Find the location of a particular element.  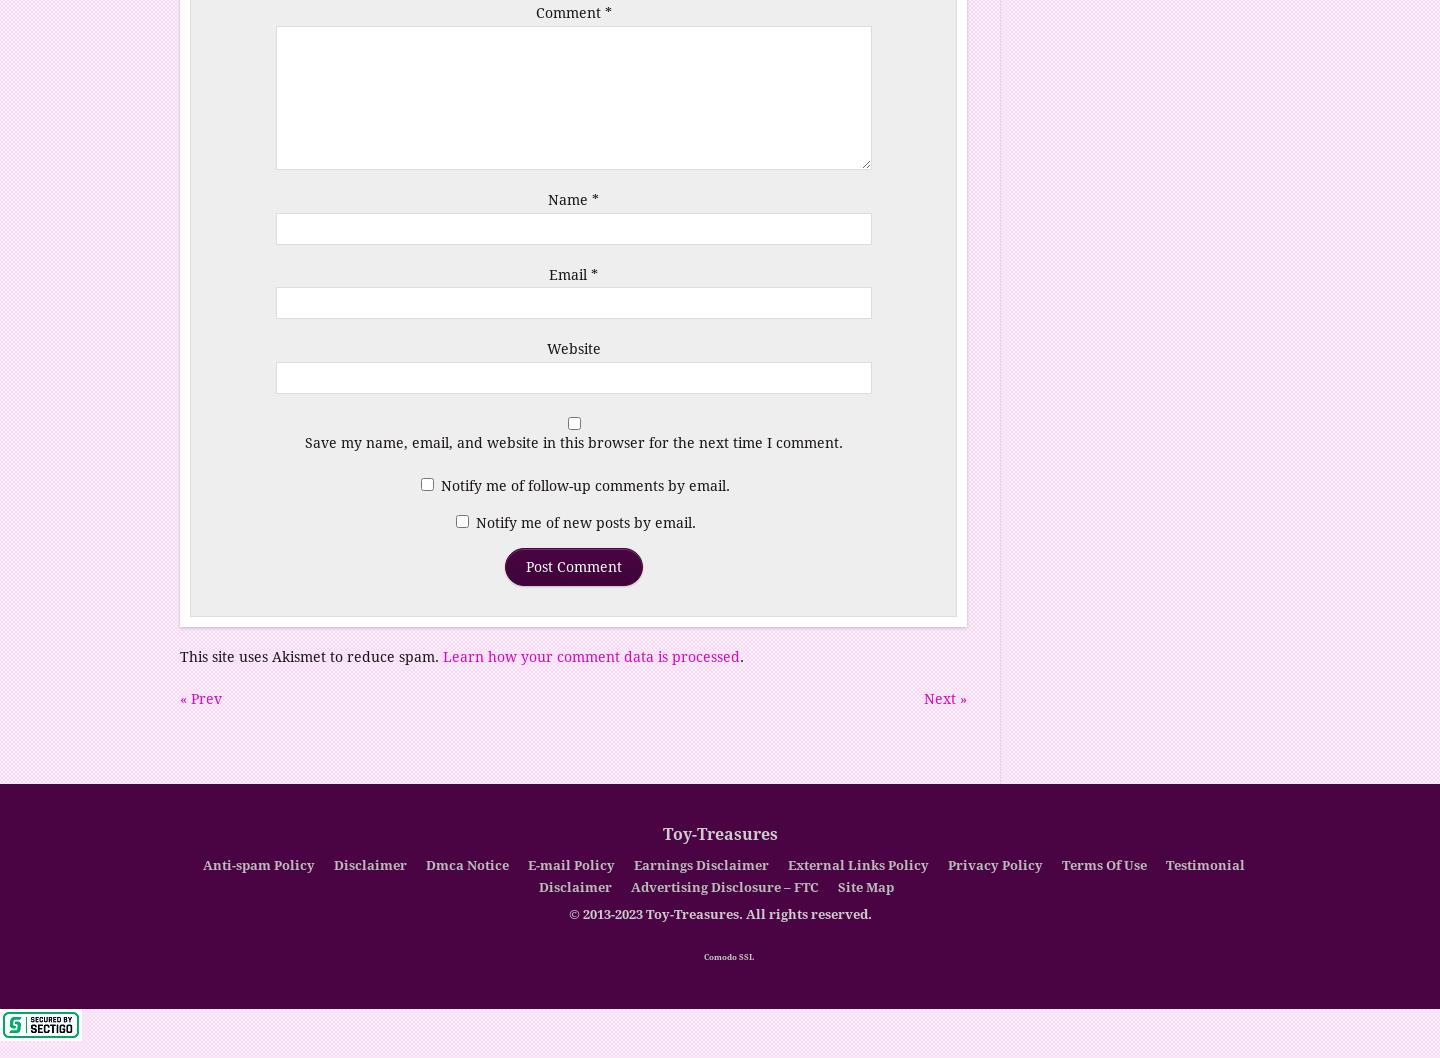

'Dmca Notice' is located at coordinates (467, 864).